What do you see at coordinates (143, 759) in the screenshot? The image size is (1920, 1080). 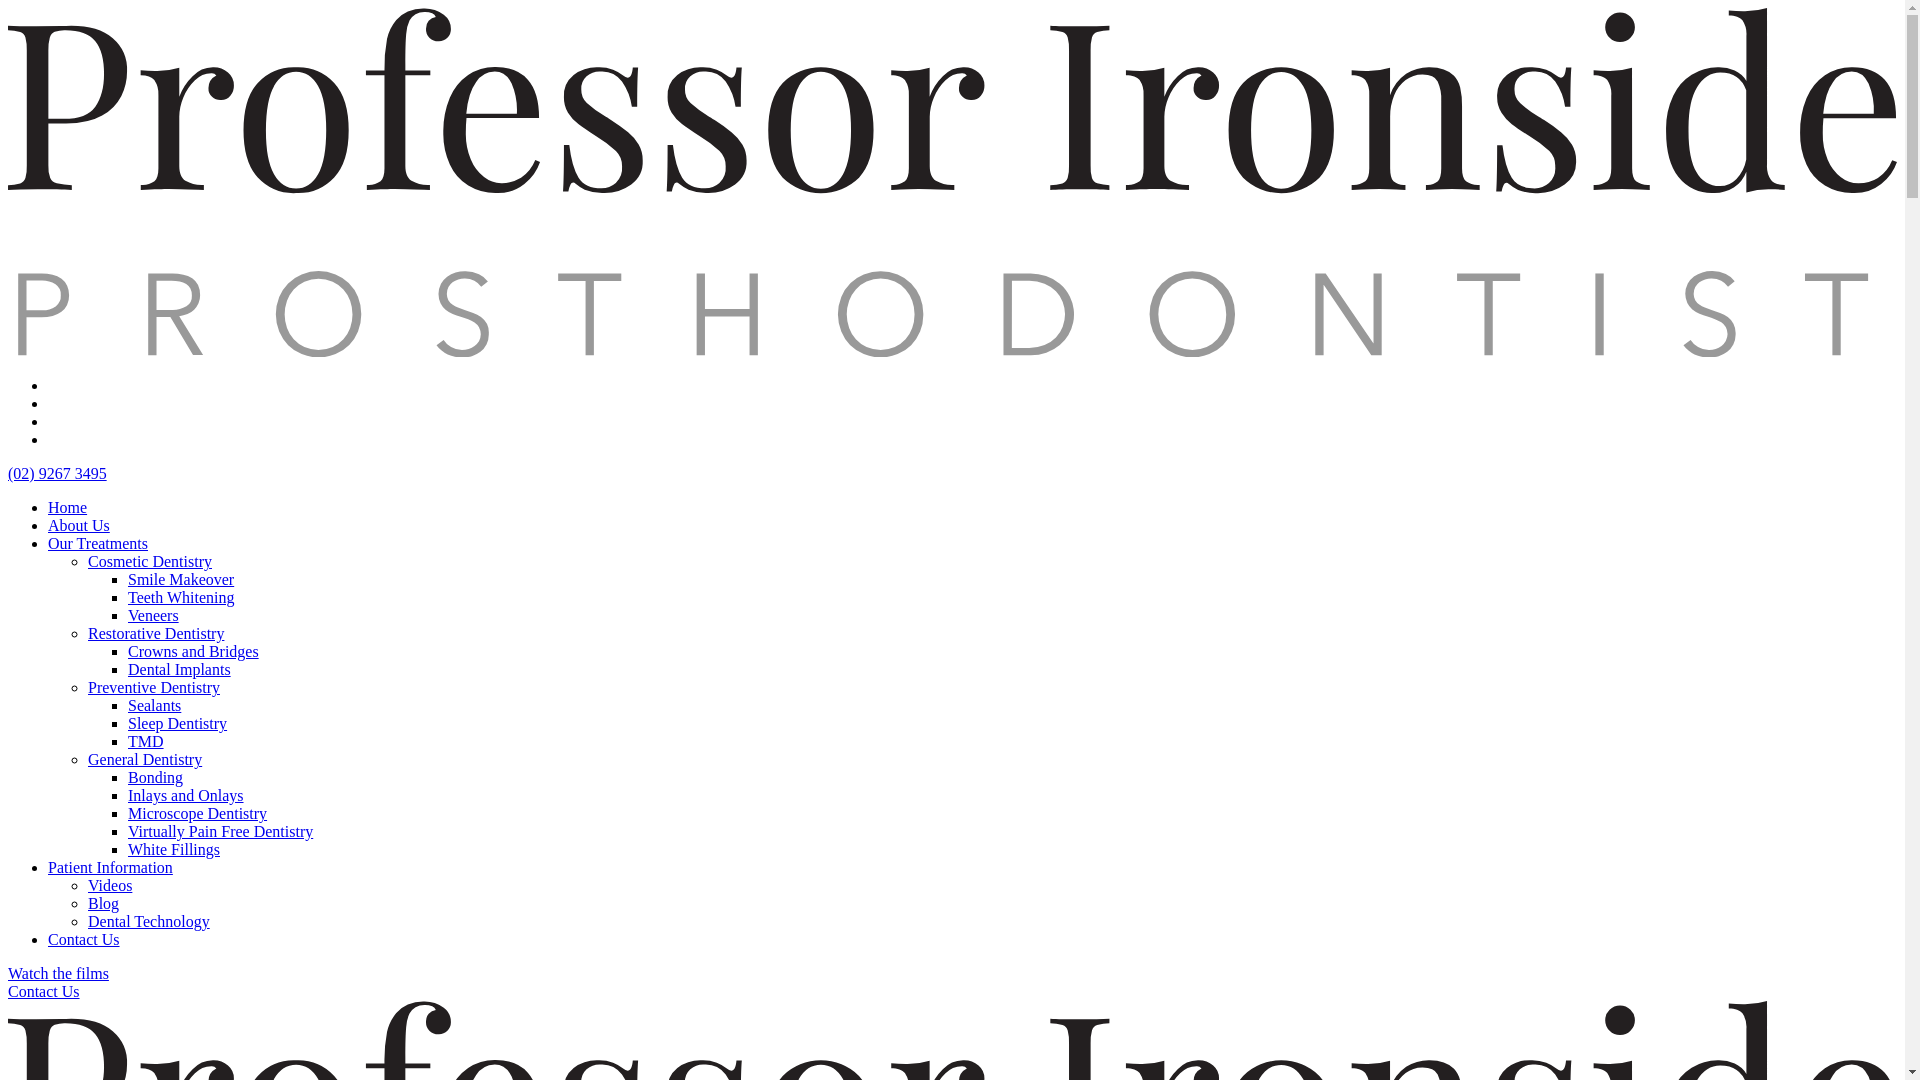 I see `'General Dentistry'` at bounding box center [143, 759].